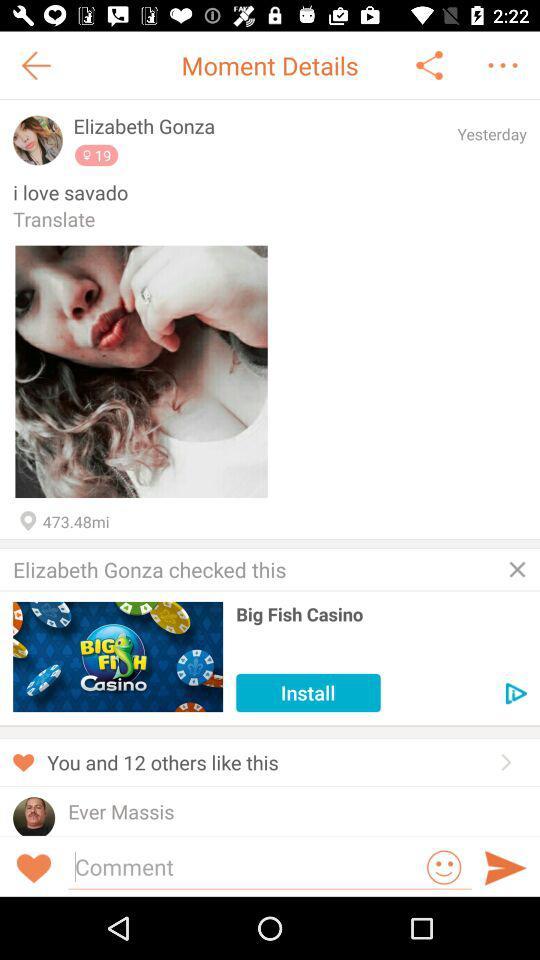 This screenshot has width=540, height=960. I want to click on the quelinda, so click(104, 833).